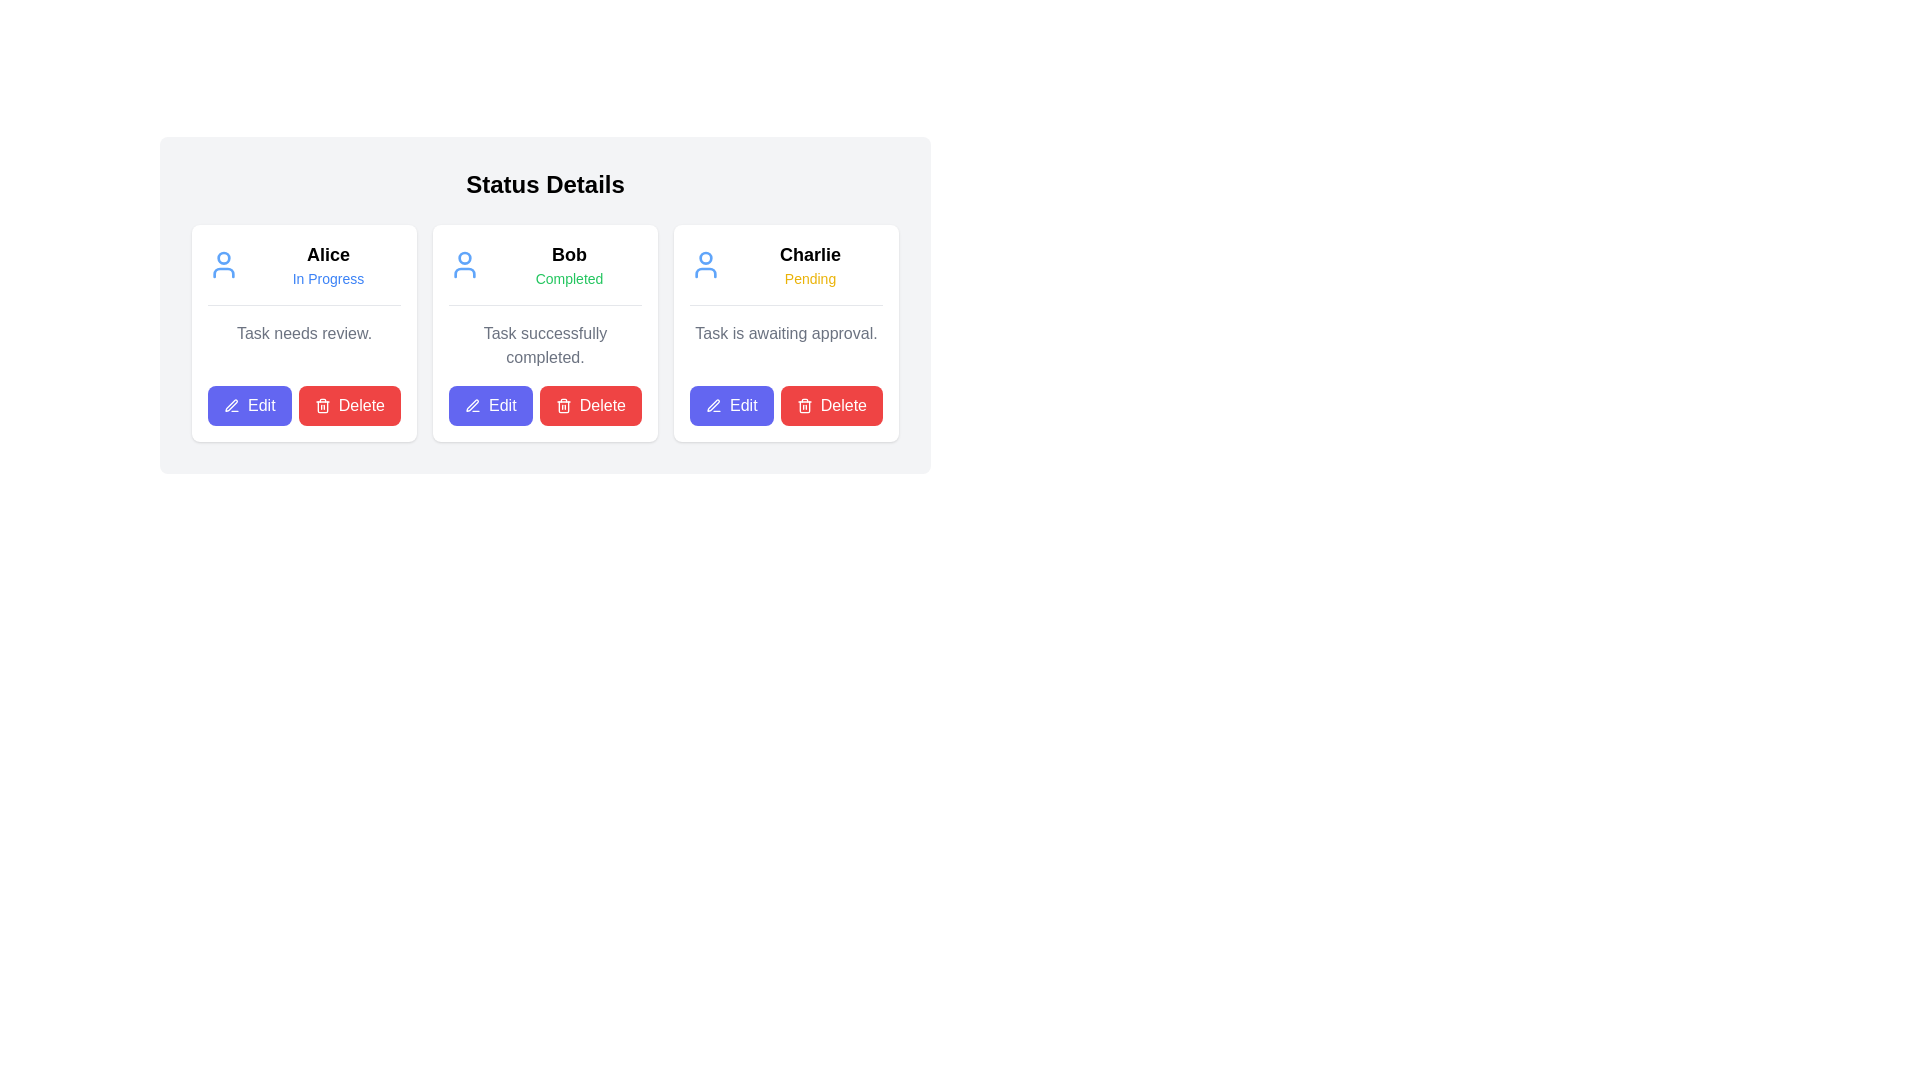 The width and height of the screenshot is (1920, 1080). Describe the element at coordinates (464, 264) in the screenshot. I see `the blue SVG icon representing a user profile picture, located to the left of the text 'Bob' and 'Completed' in the second column of the 'Status Details' interface` at that location.